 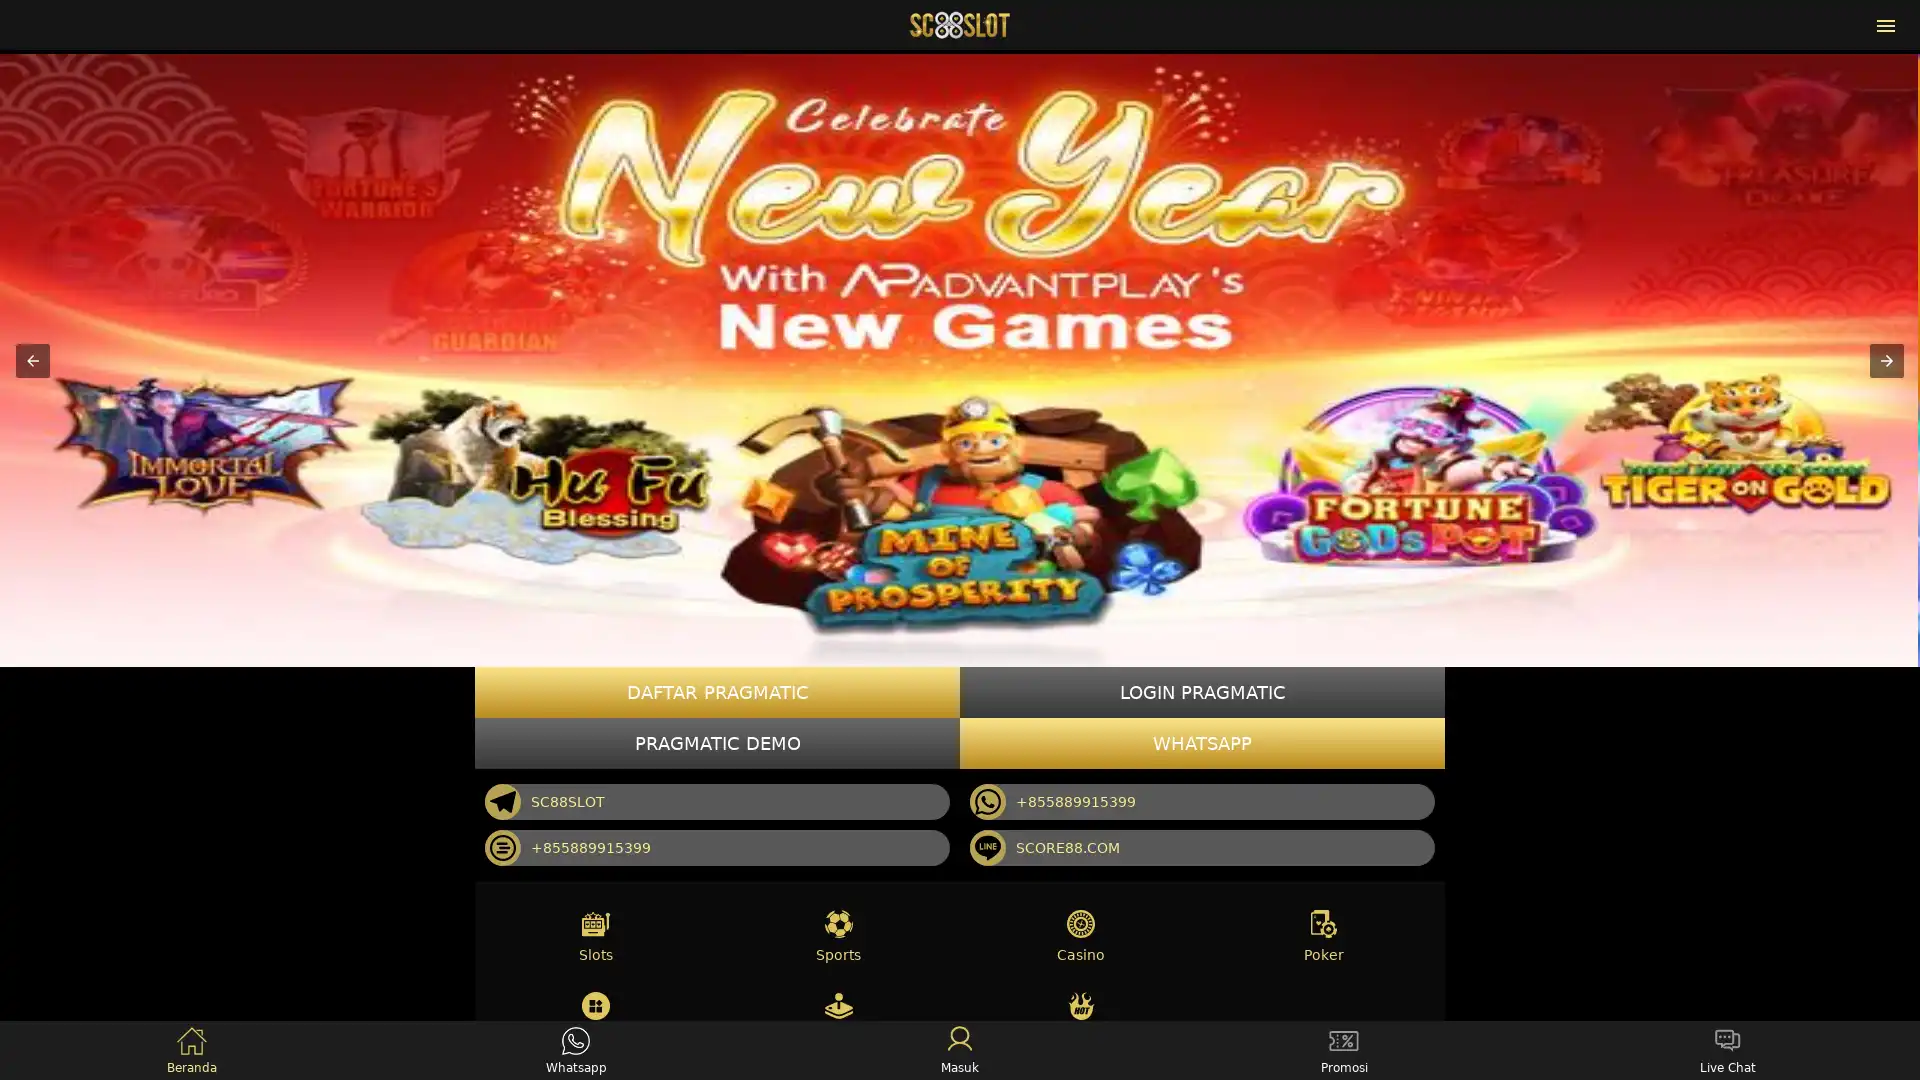 What do you see at coordinates (1885, 358) in the screenshot?
I see `Next item in carousel (1 of 3)` at bounding box center [1885, 358].